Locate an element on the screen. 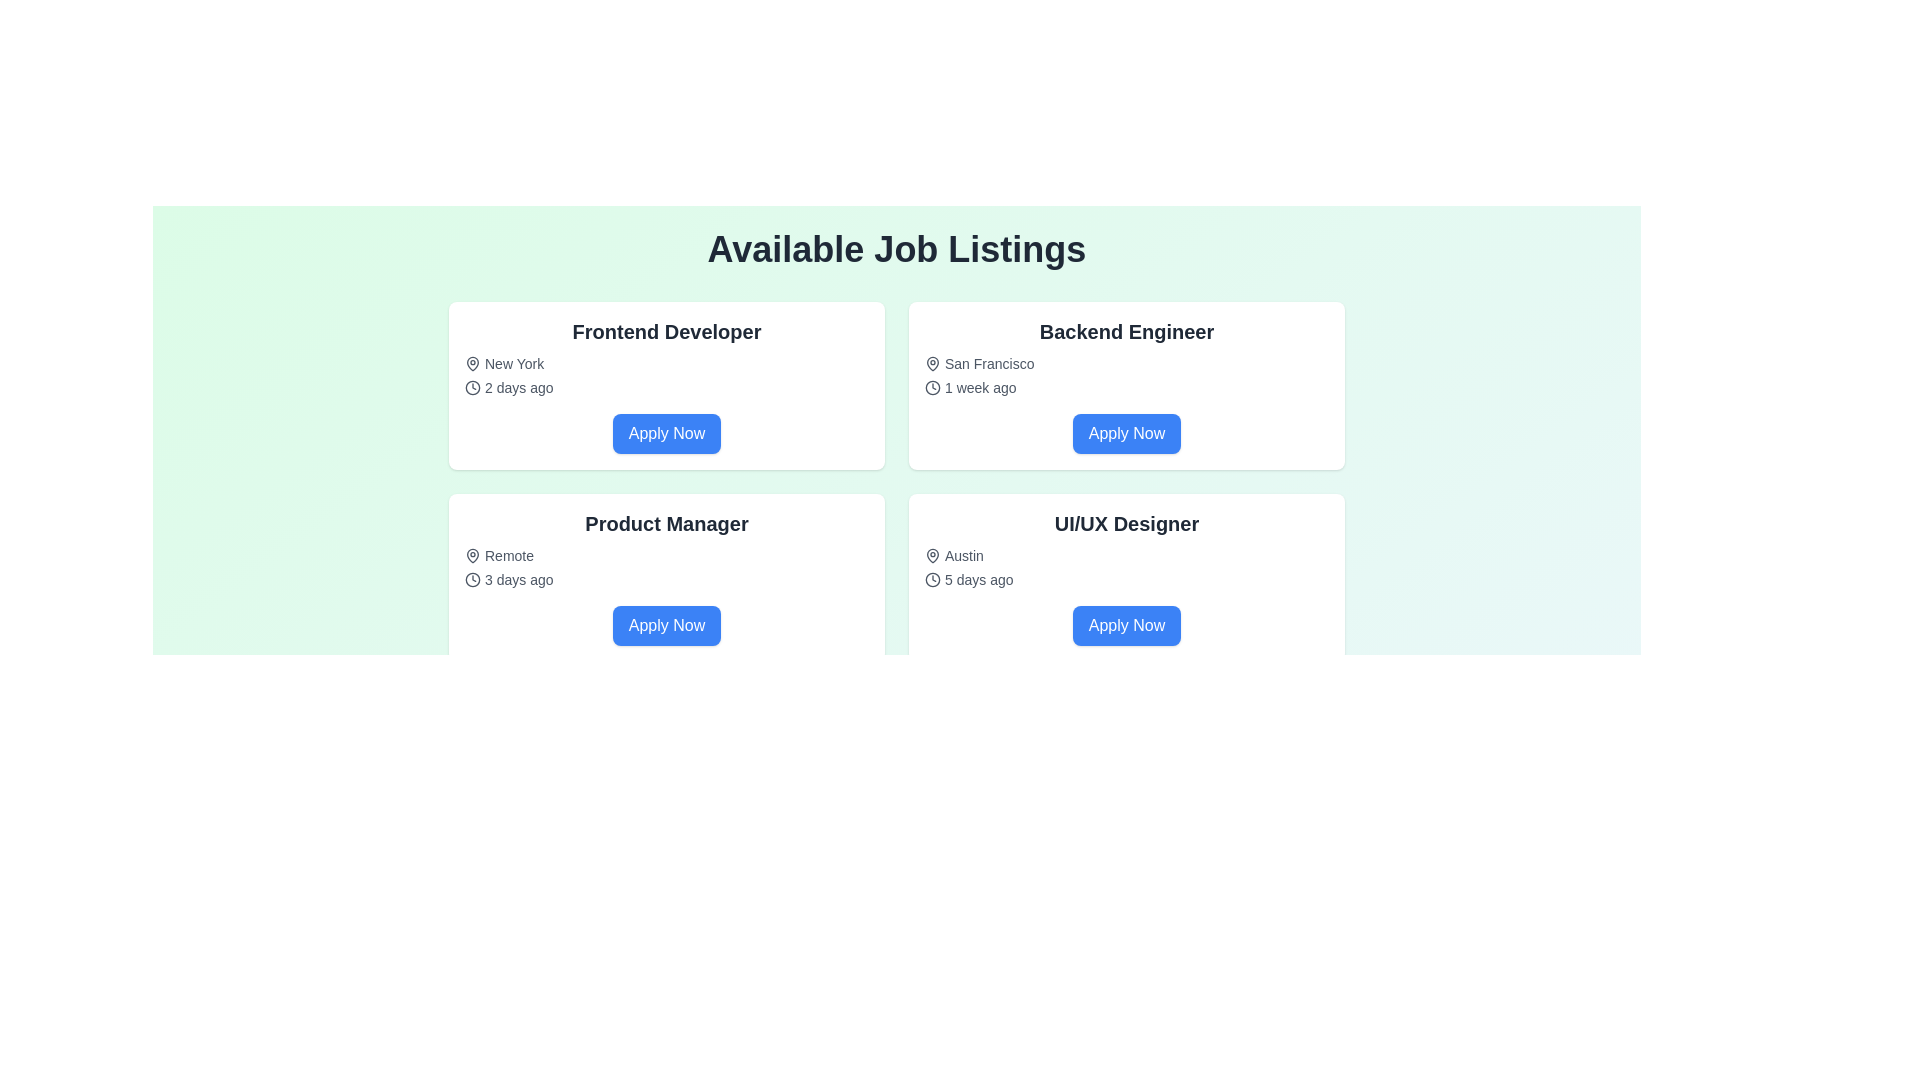 The width and height of the screenshot is (1920, 1080). text of the 'Product Manager' label, which is a bold dark gray text that turns blue on hover, located in the bottom-left quadrant of the layout is located at coordinates (667, 523).